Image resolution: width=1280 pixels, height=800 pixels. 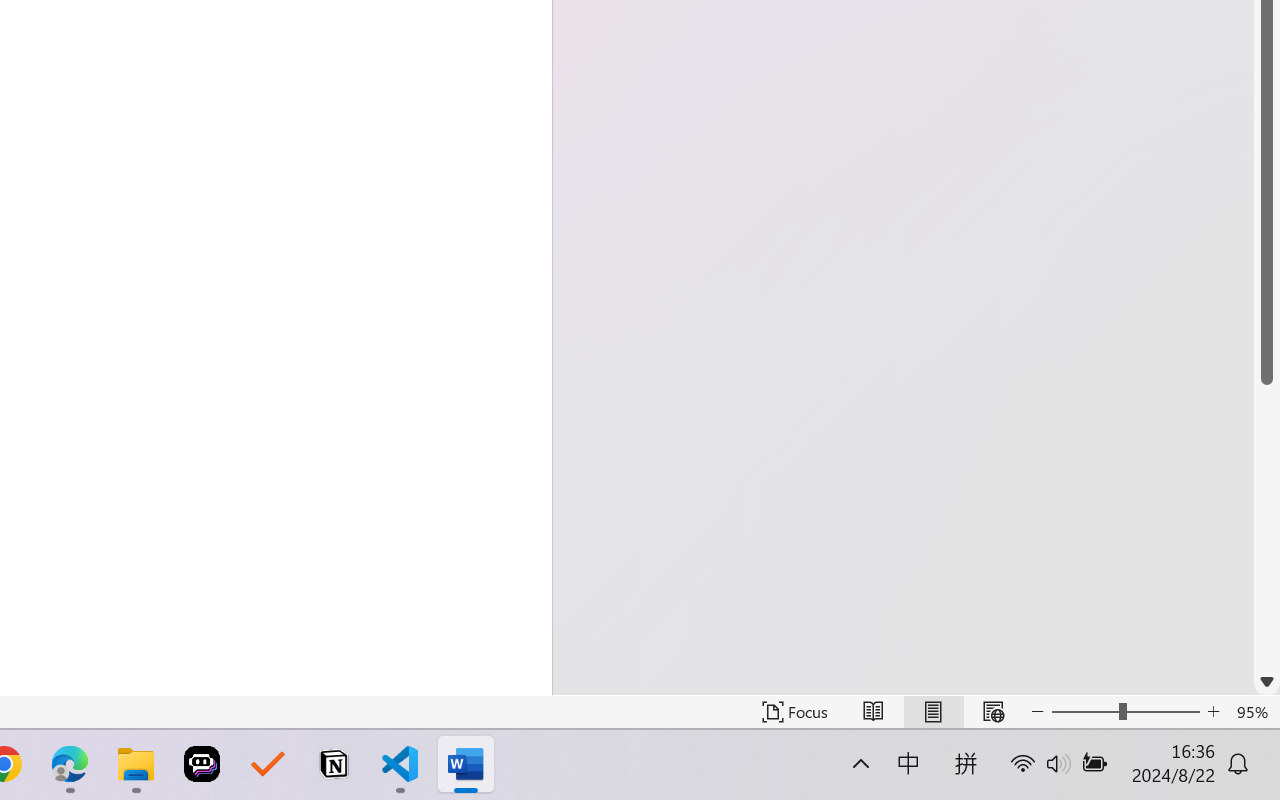 What do you see at coordinates (1266, 682) in the screenshot?
I see `'Line down'` at bounding box center [1266, 682].